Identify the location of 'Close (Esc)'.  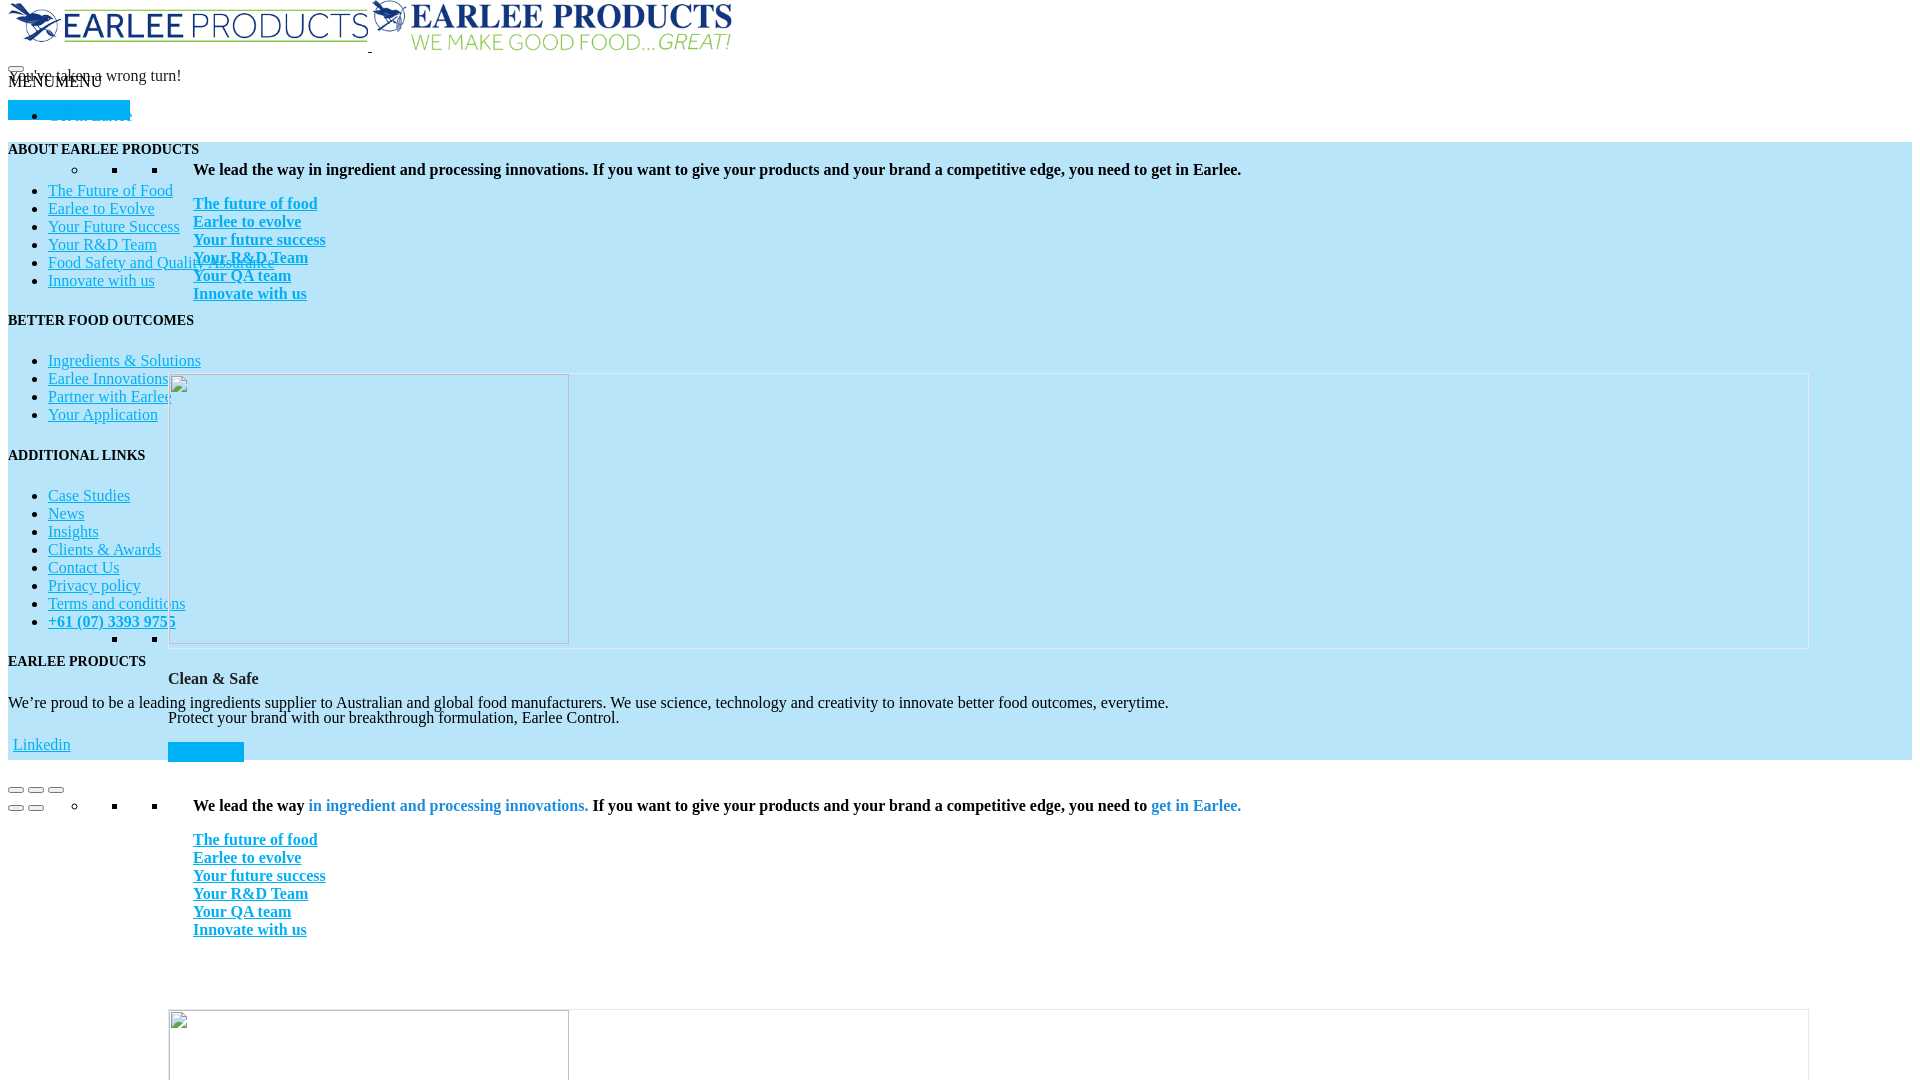
(8, 789).